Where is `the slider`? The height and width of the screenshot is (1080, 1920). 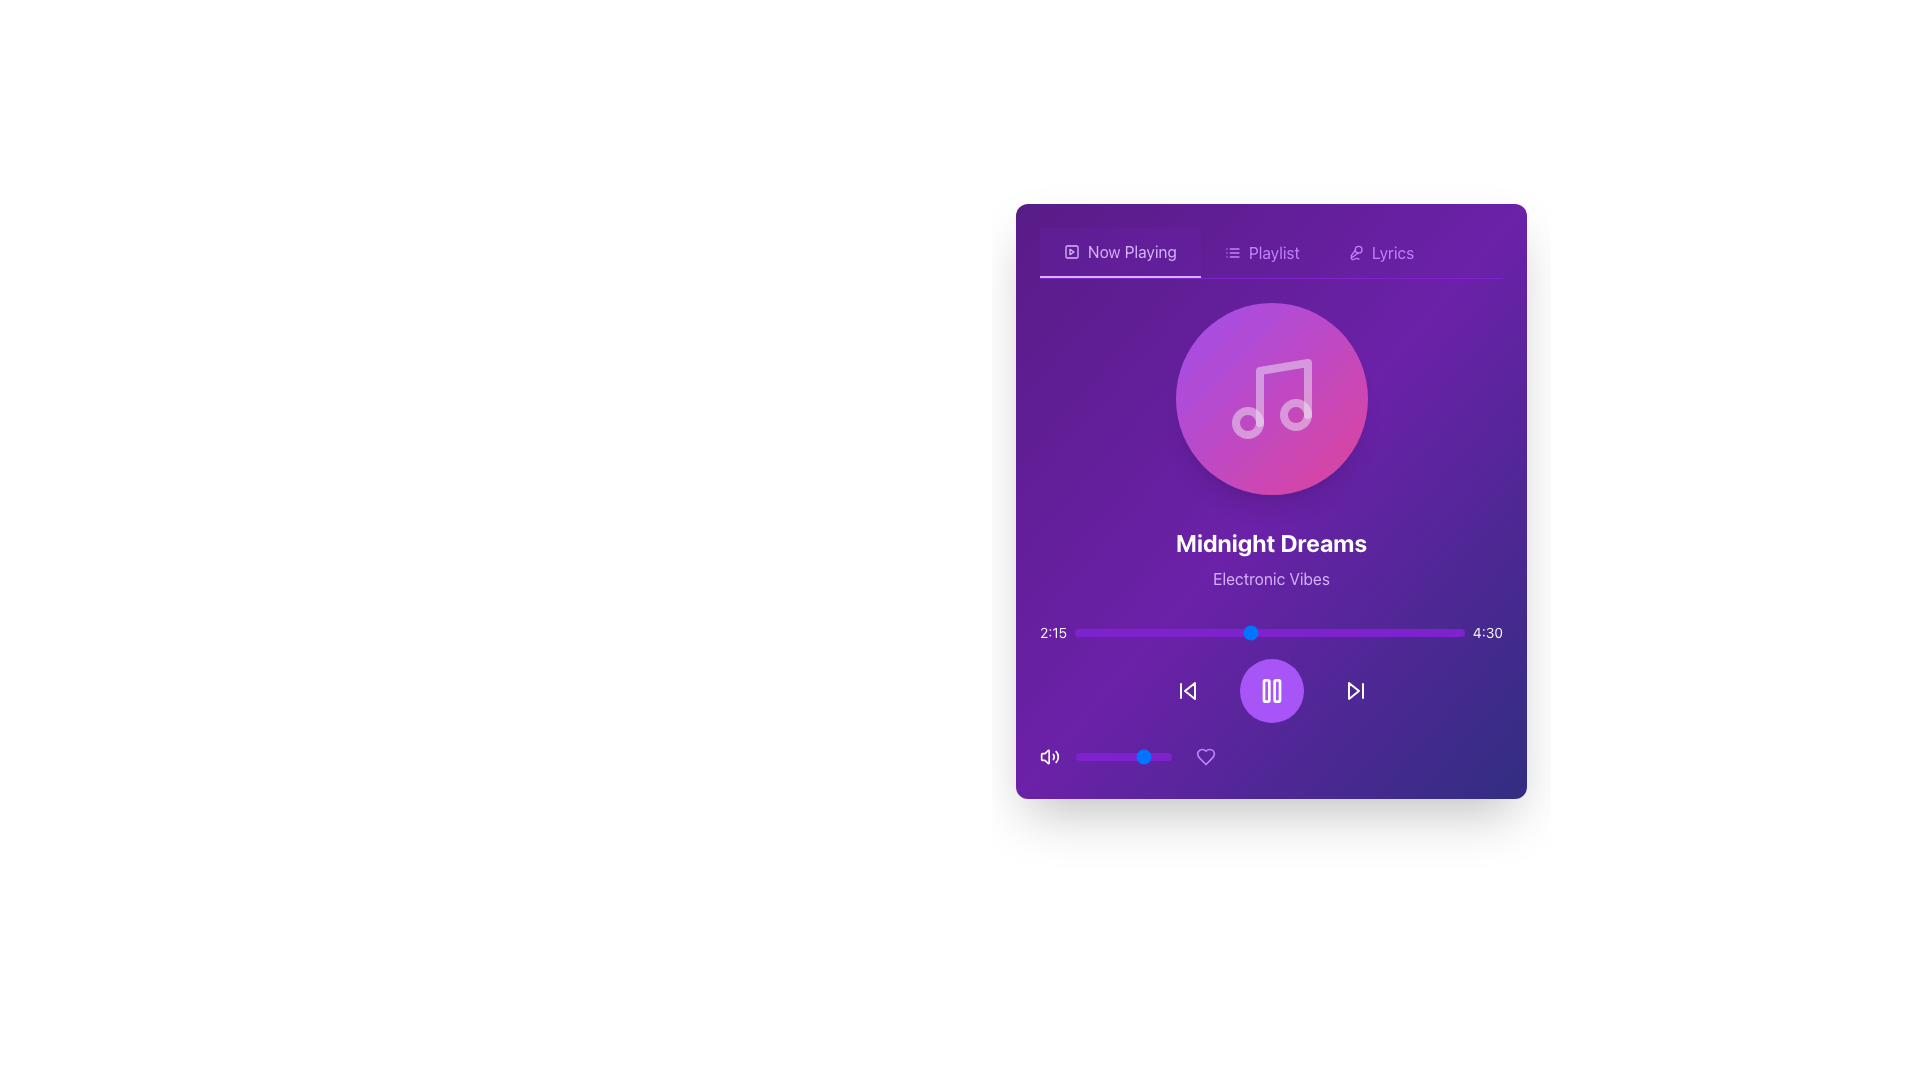
the slider is located at coordinates (1237, 632).